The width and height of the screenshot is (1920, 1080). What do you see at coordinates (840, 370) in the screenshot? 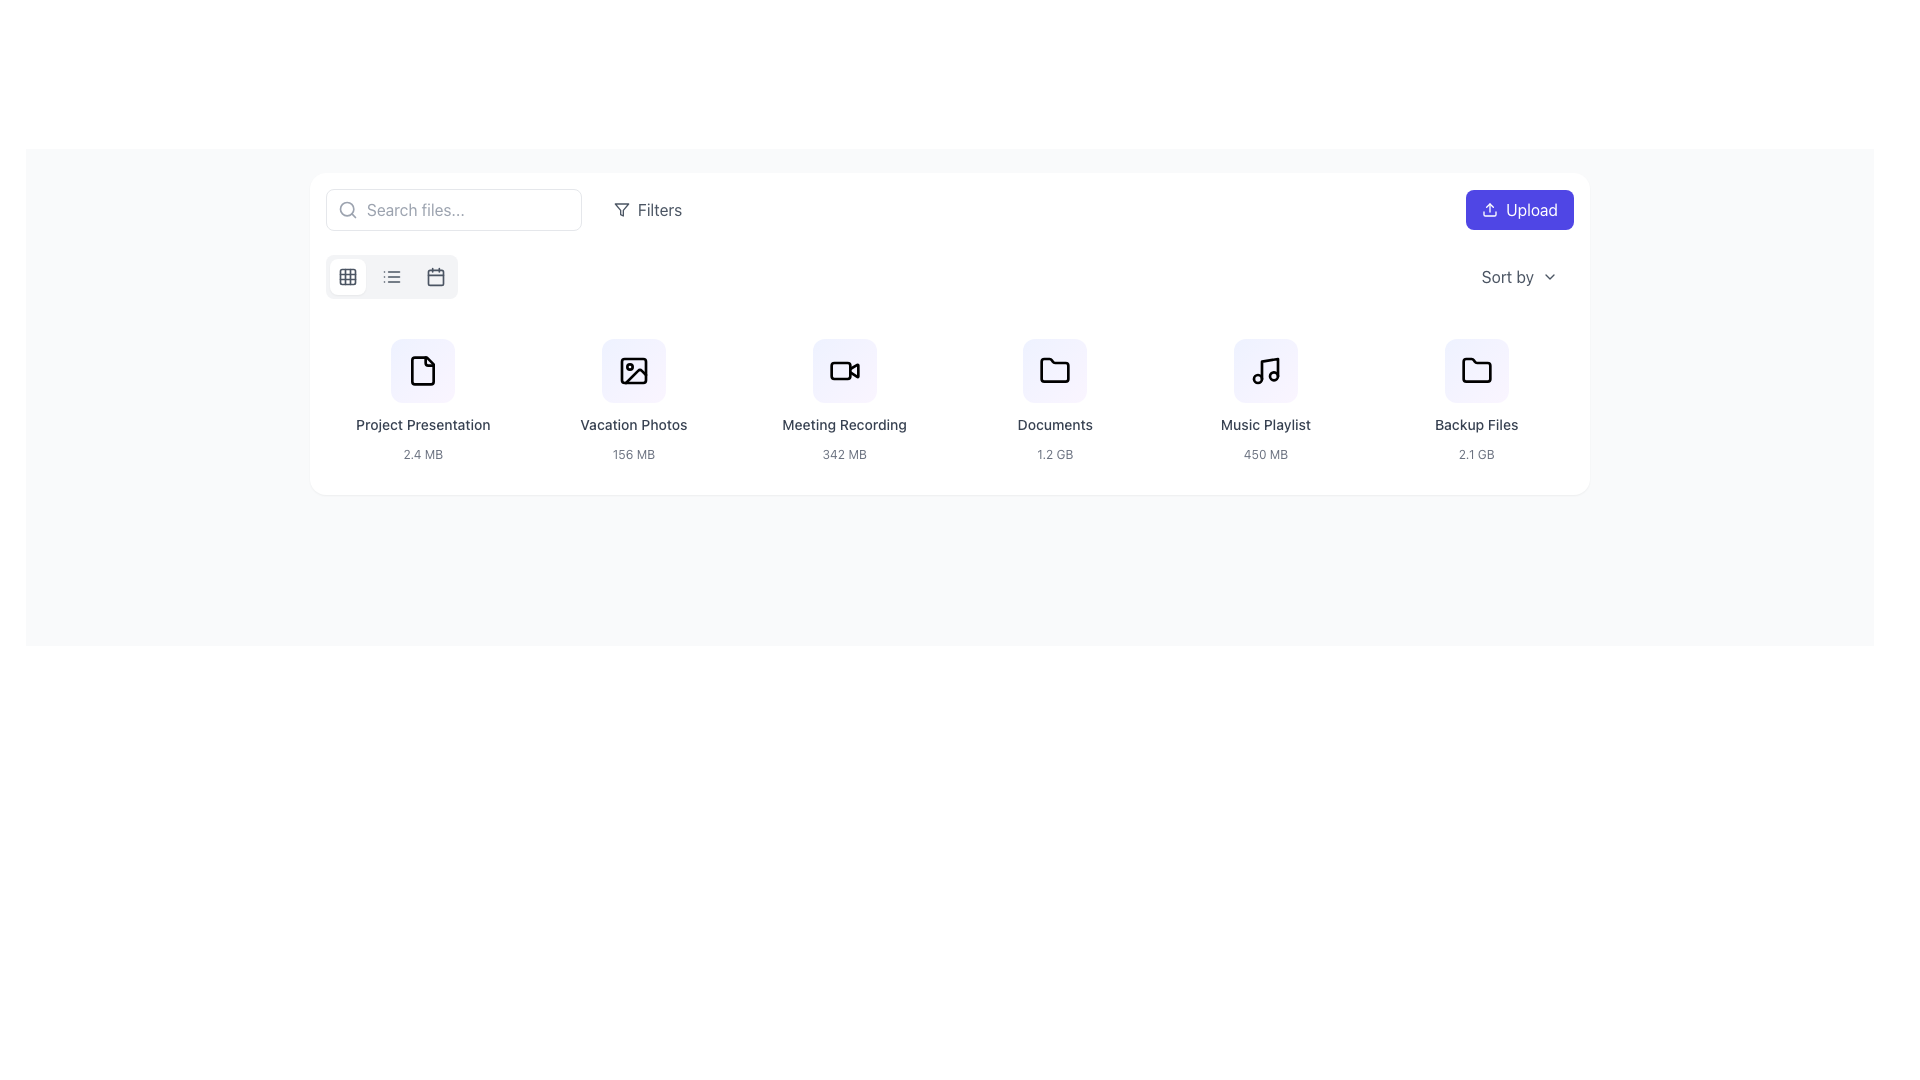
I see `the decorative component of the video camera icon representing the 'Meeting Recording' file, located in the third position from the left` at bounding box center [840, 370].